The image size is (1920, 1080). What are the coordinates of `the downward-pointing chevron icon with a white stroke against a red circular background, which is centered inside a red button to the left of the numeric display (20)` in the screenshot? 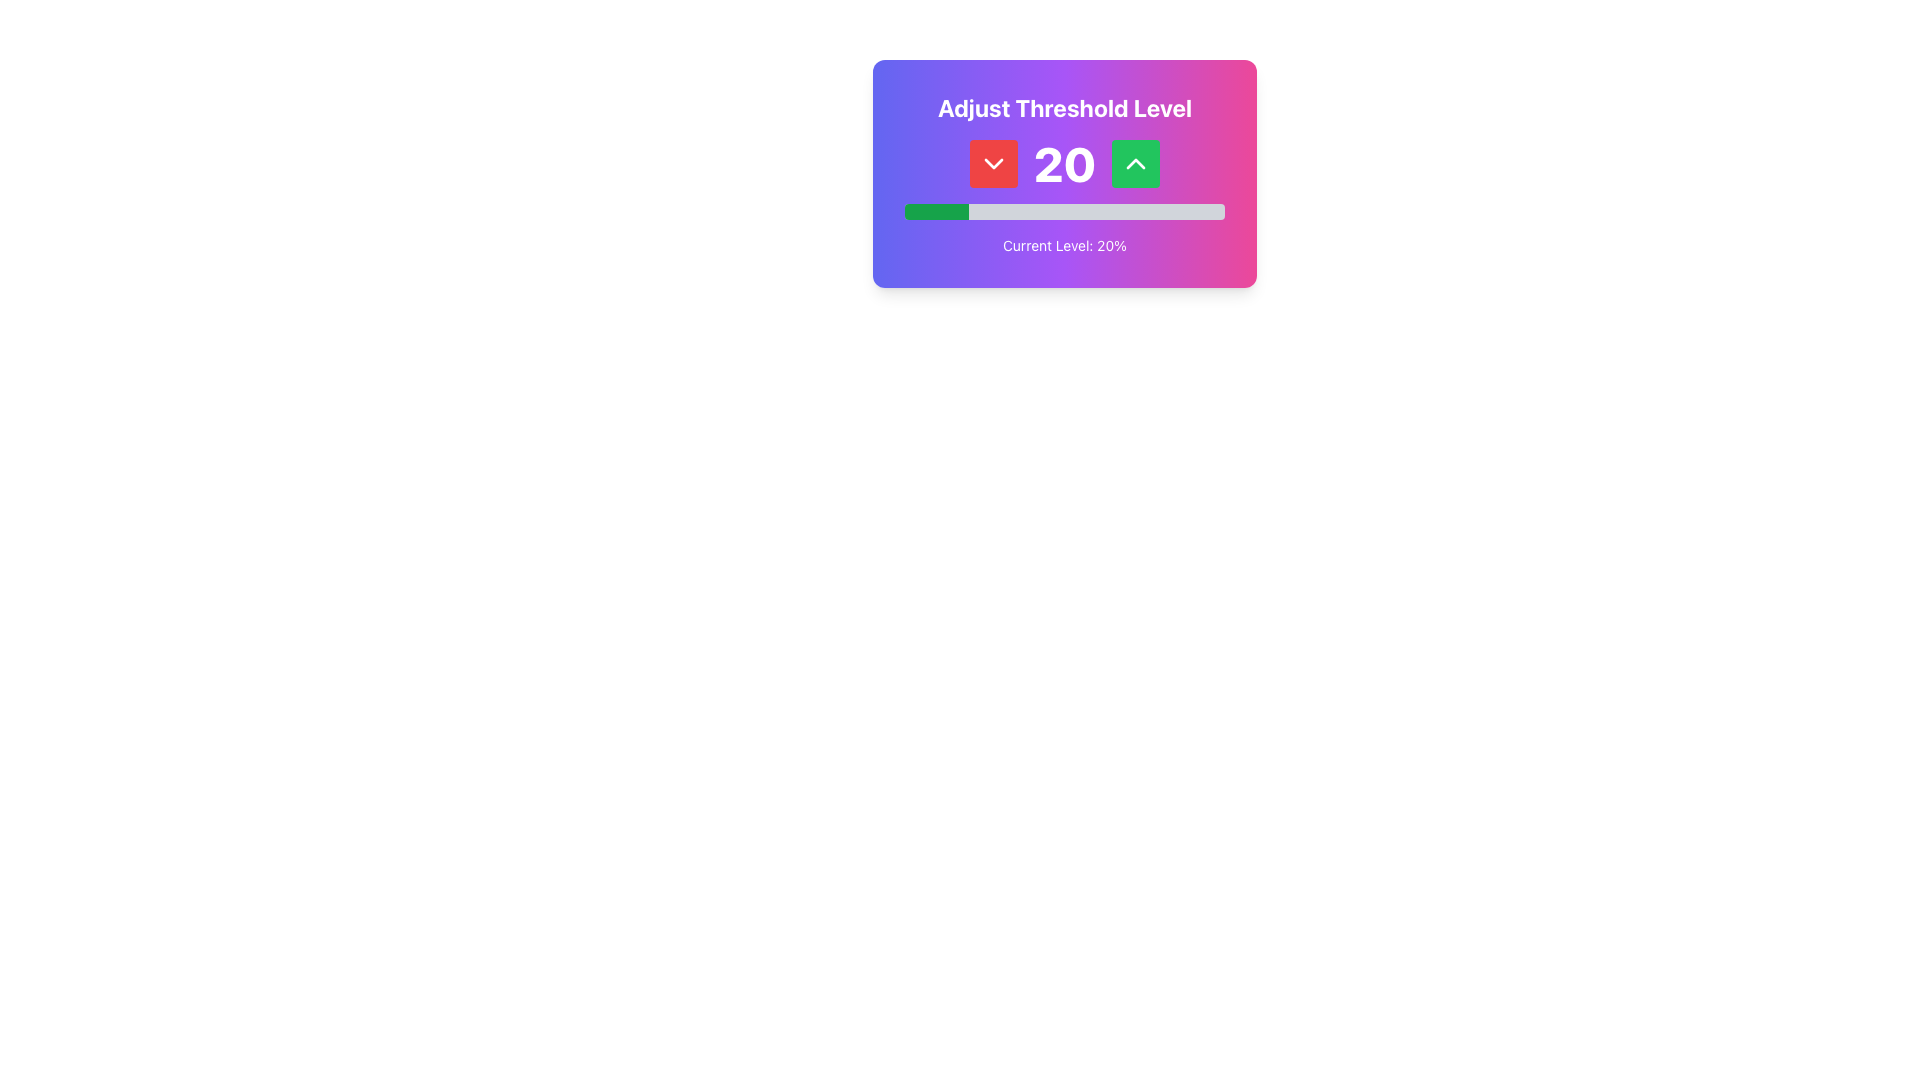 It's located at (993, 163).